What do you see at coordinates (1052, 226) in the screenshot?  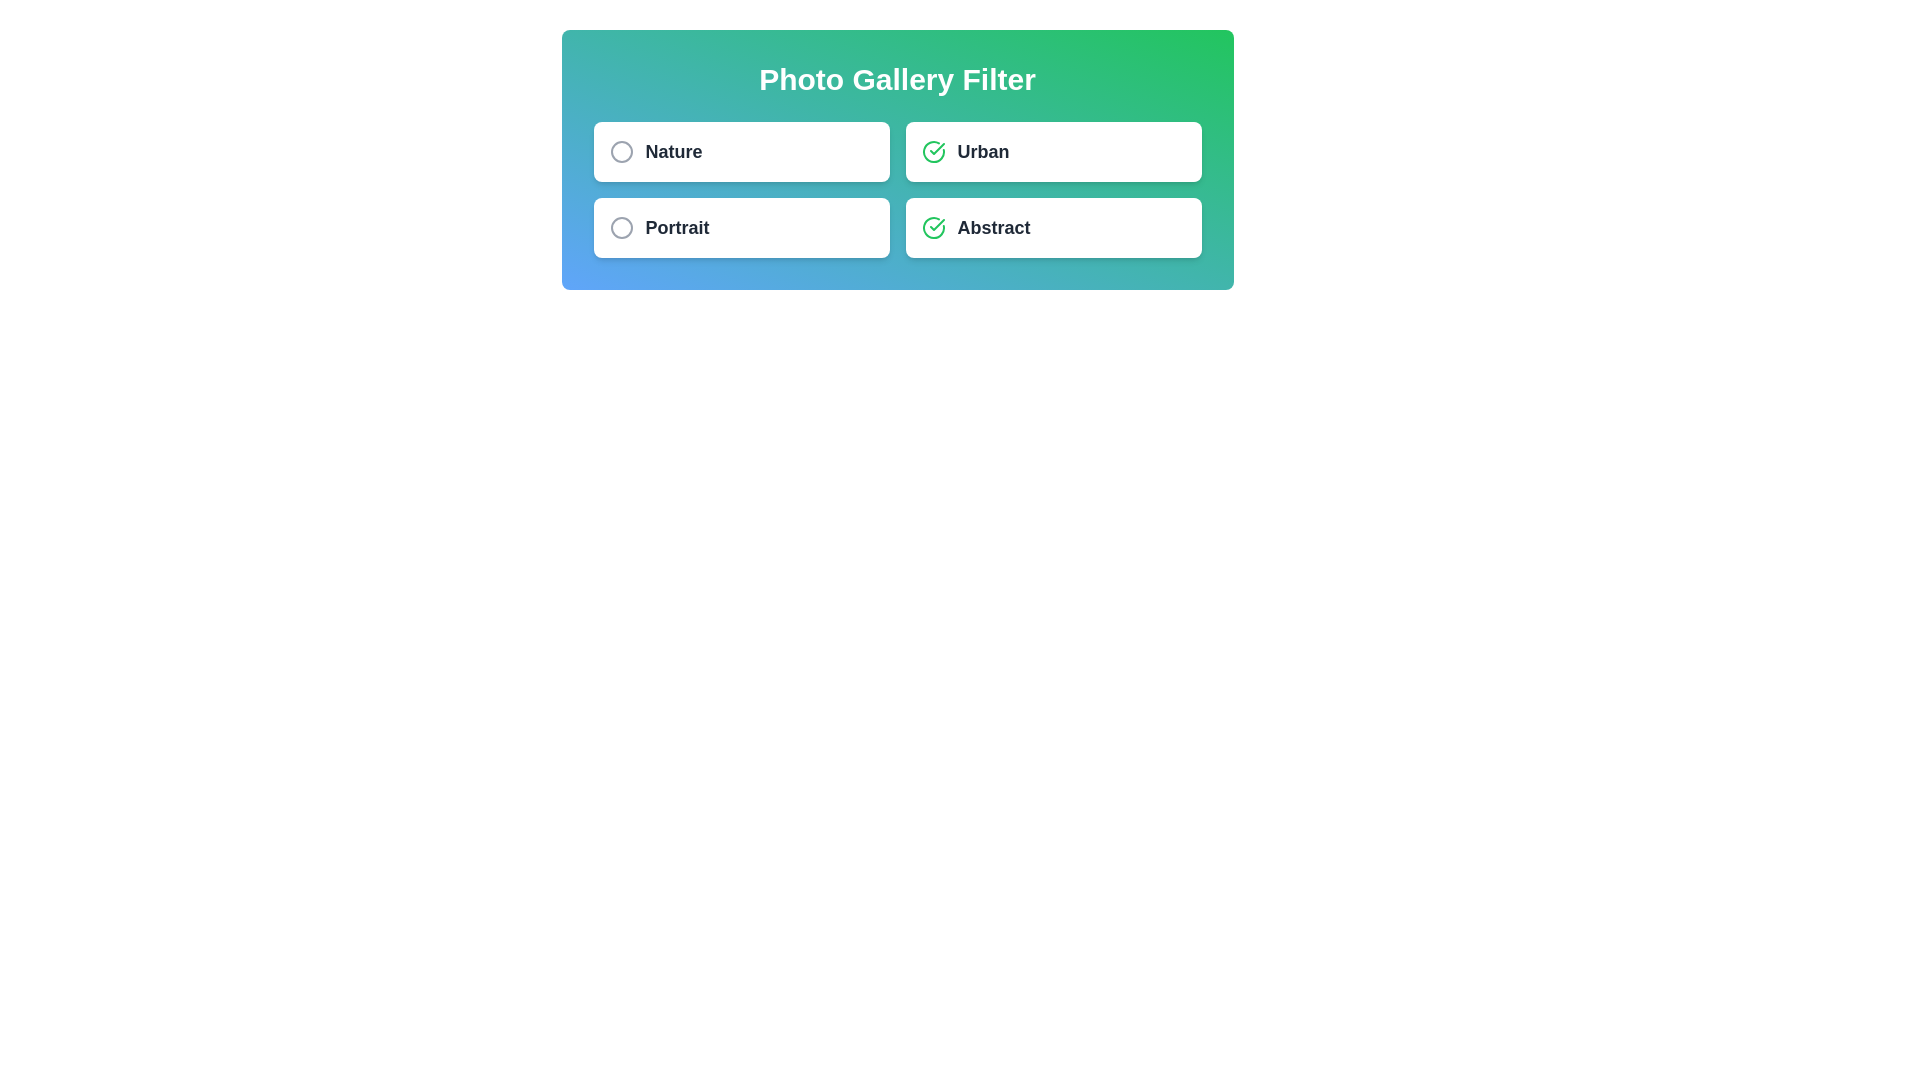 I see `the filter item Abstract` at bounding box center [1052, 226].